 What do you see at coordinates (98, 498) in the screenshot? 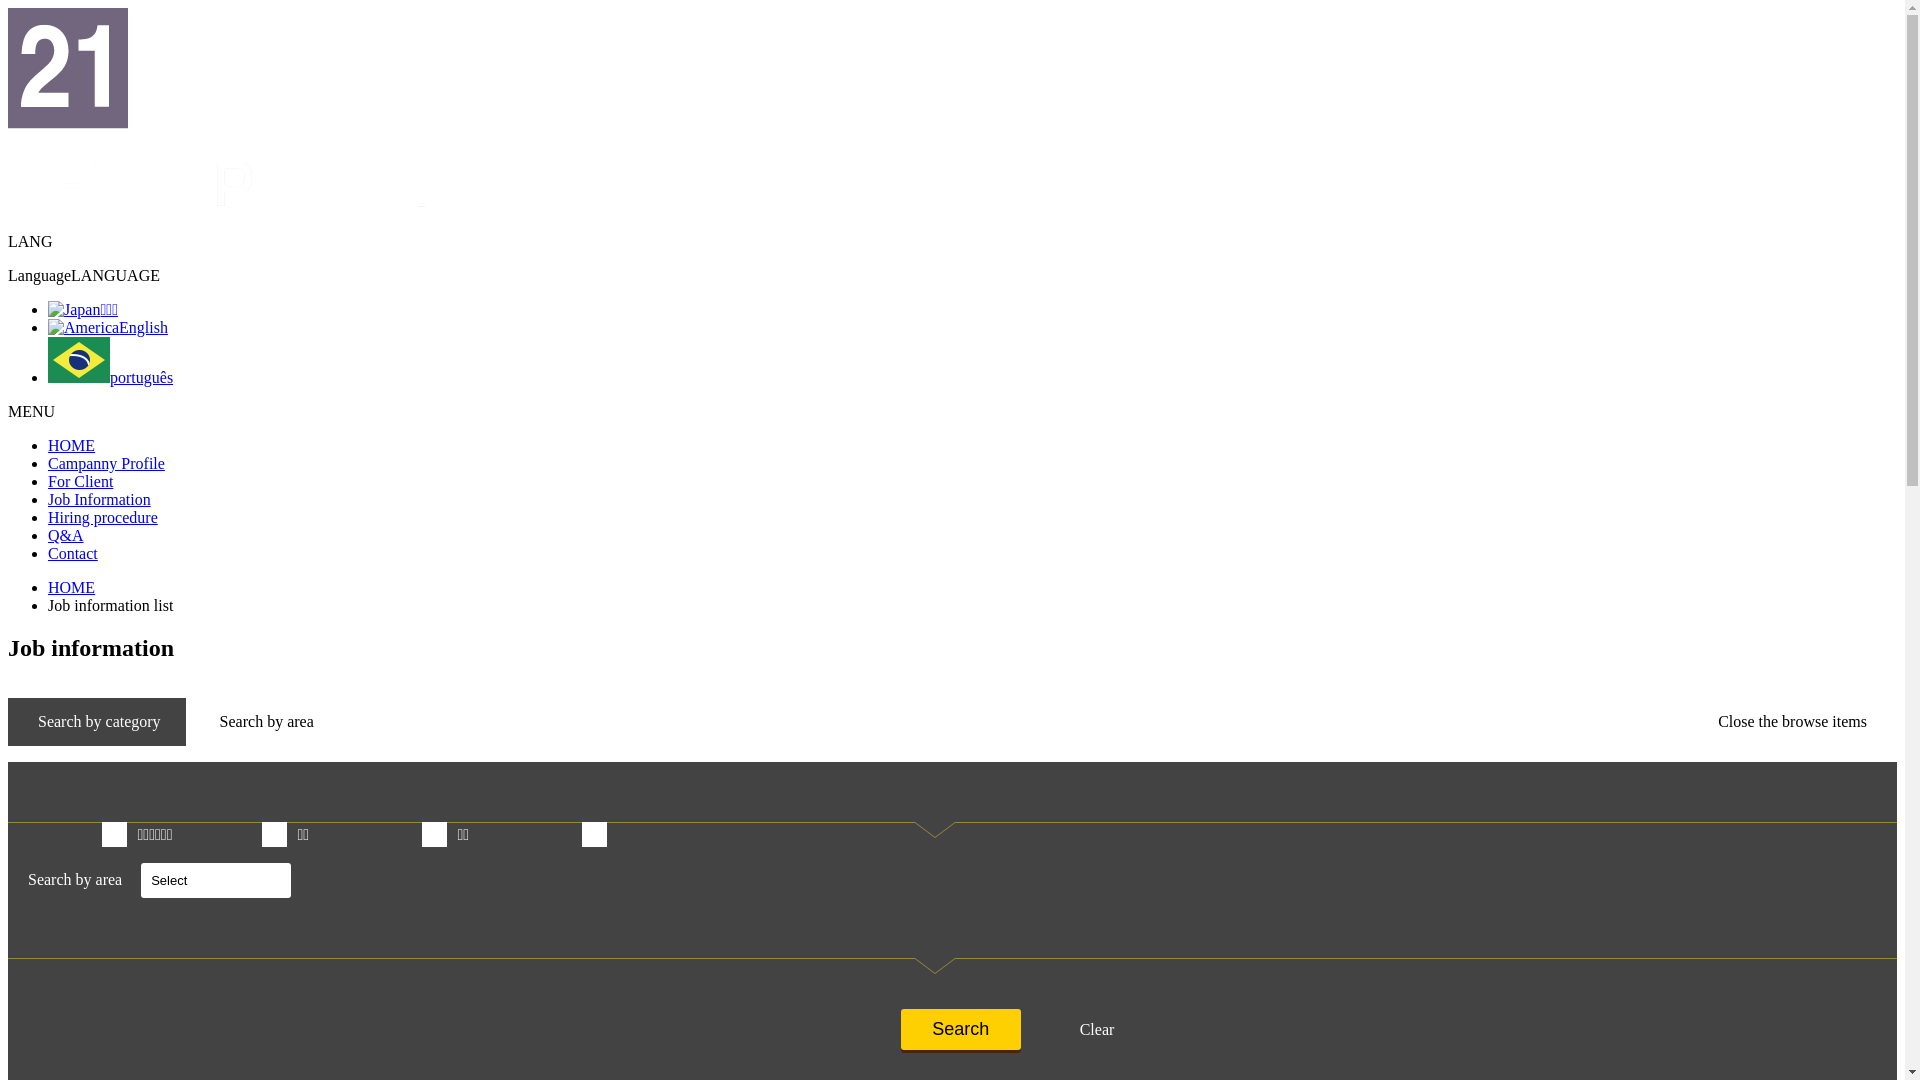
I see `'Job Information'` at bounding box center [98, 498].